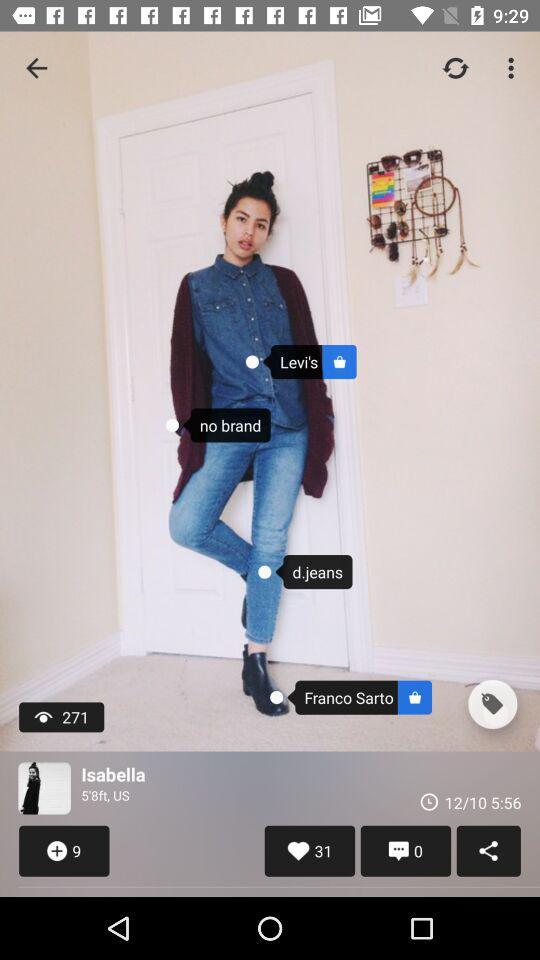  I want to click on isabella, so click(44, 788).